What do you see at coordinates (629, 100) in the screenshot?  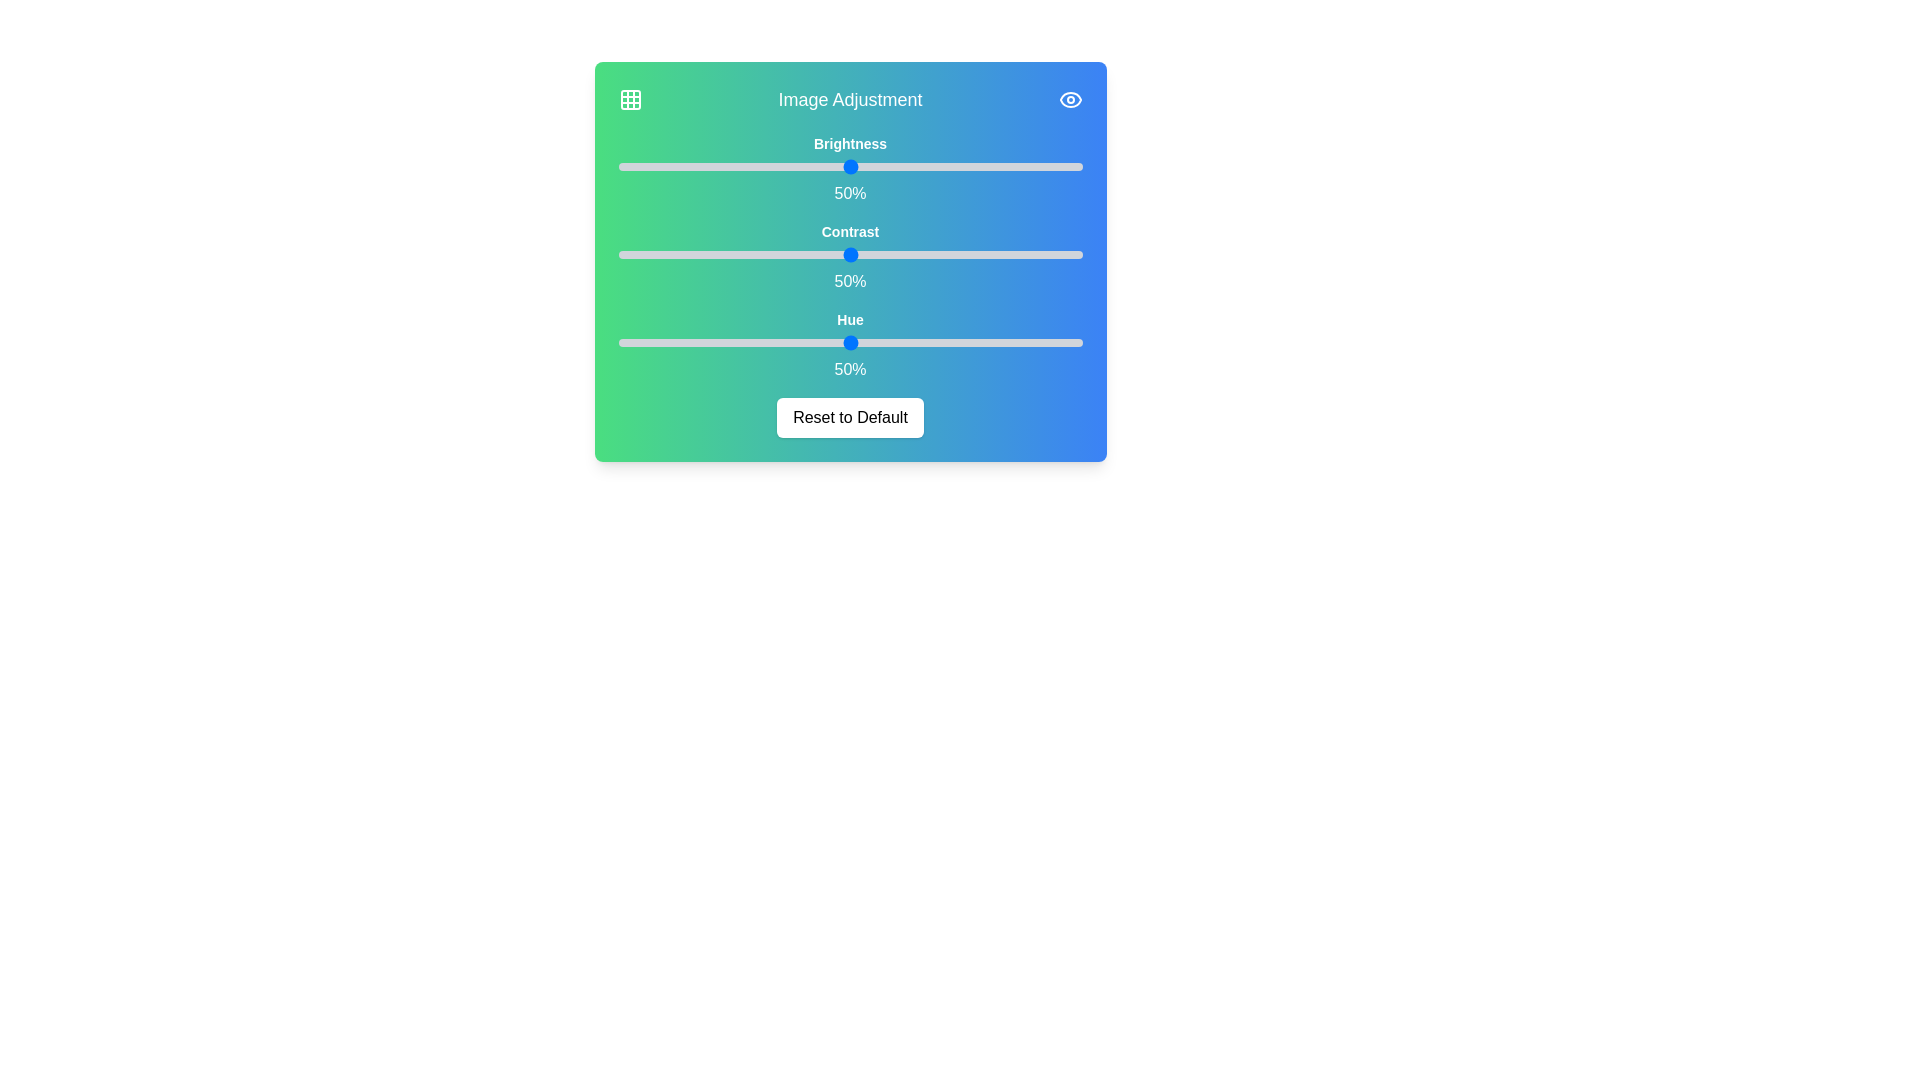 I see `the Grid icon in the header of the Image Adjustment Panel` at bounding box center [629, 100].